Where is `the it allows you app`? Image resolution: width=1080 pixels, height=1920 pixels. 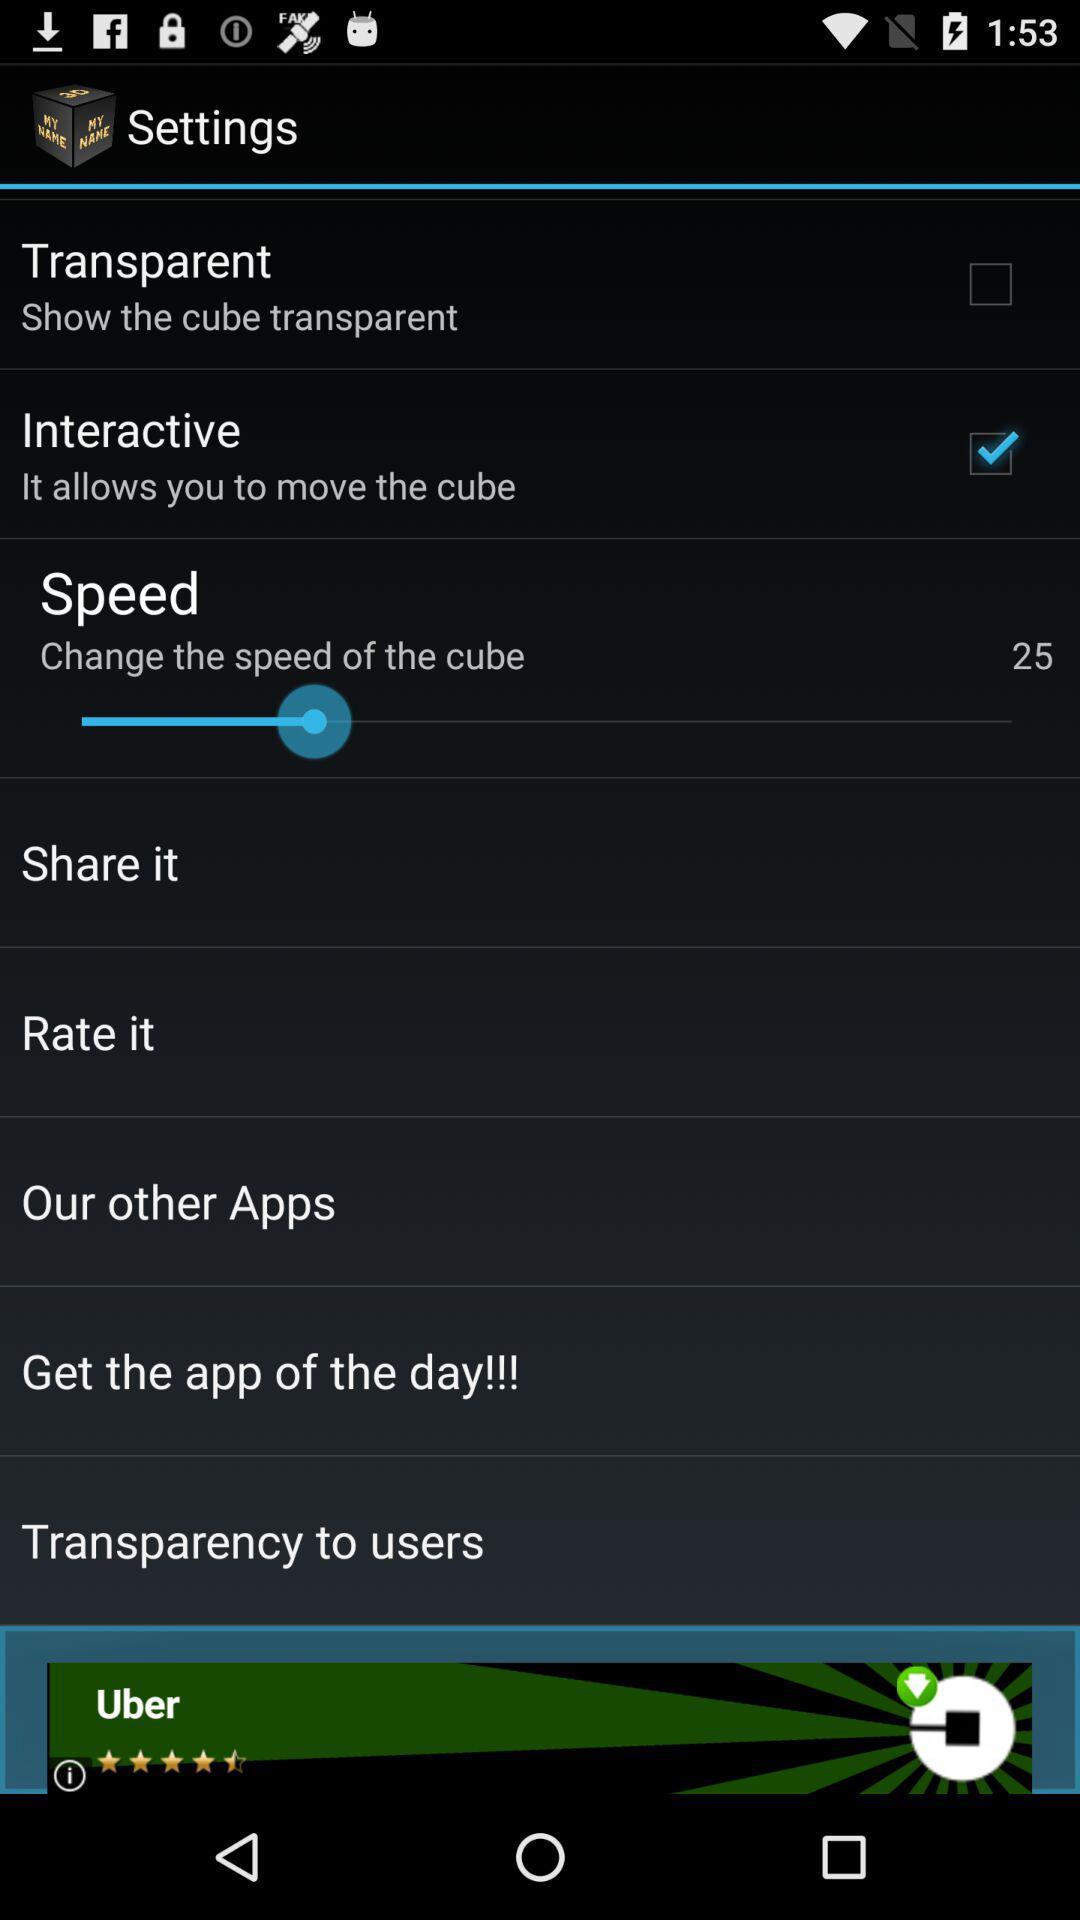
the it allows you app is located at coordinates (267, 485).